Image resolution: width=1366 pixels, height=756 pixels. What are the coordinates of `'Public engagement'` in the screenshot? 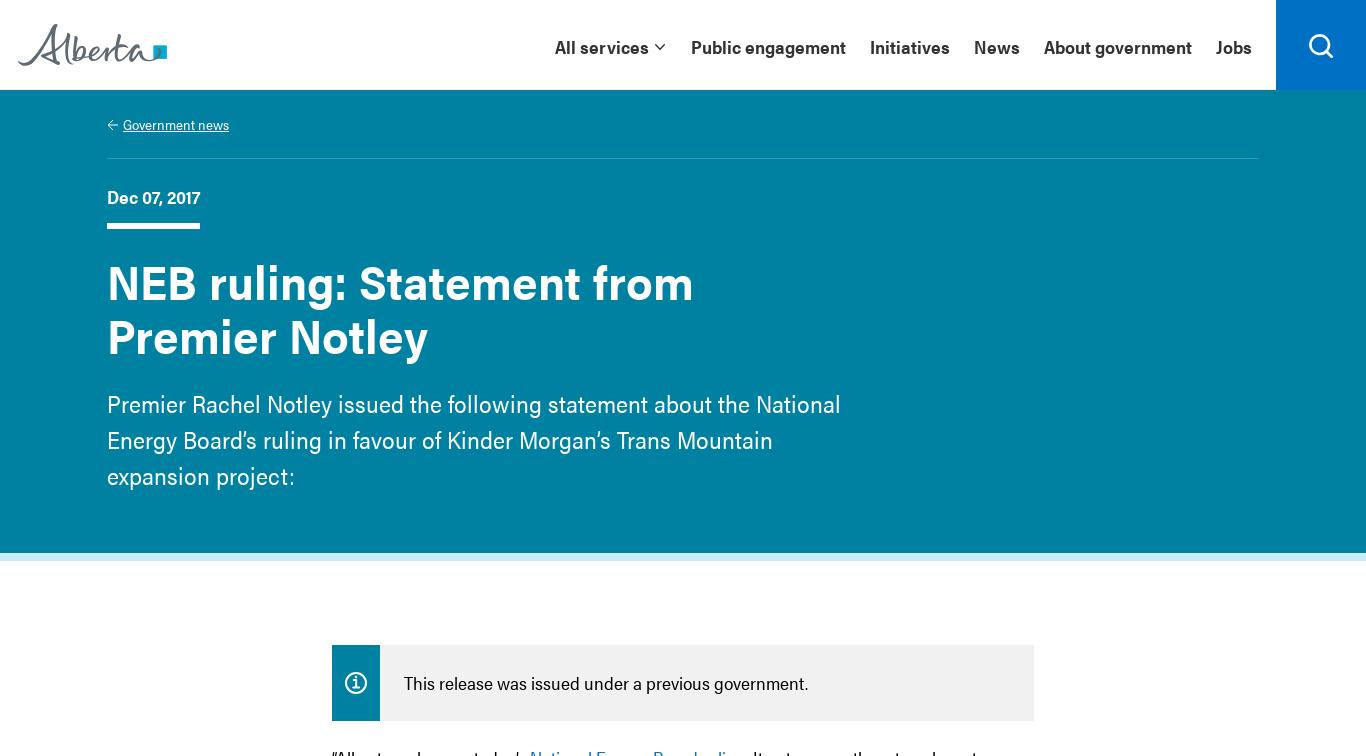 It's located at (768, 45).